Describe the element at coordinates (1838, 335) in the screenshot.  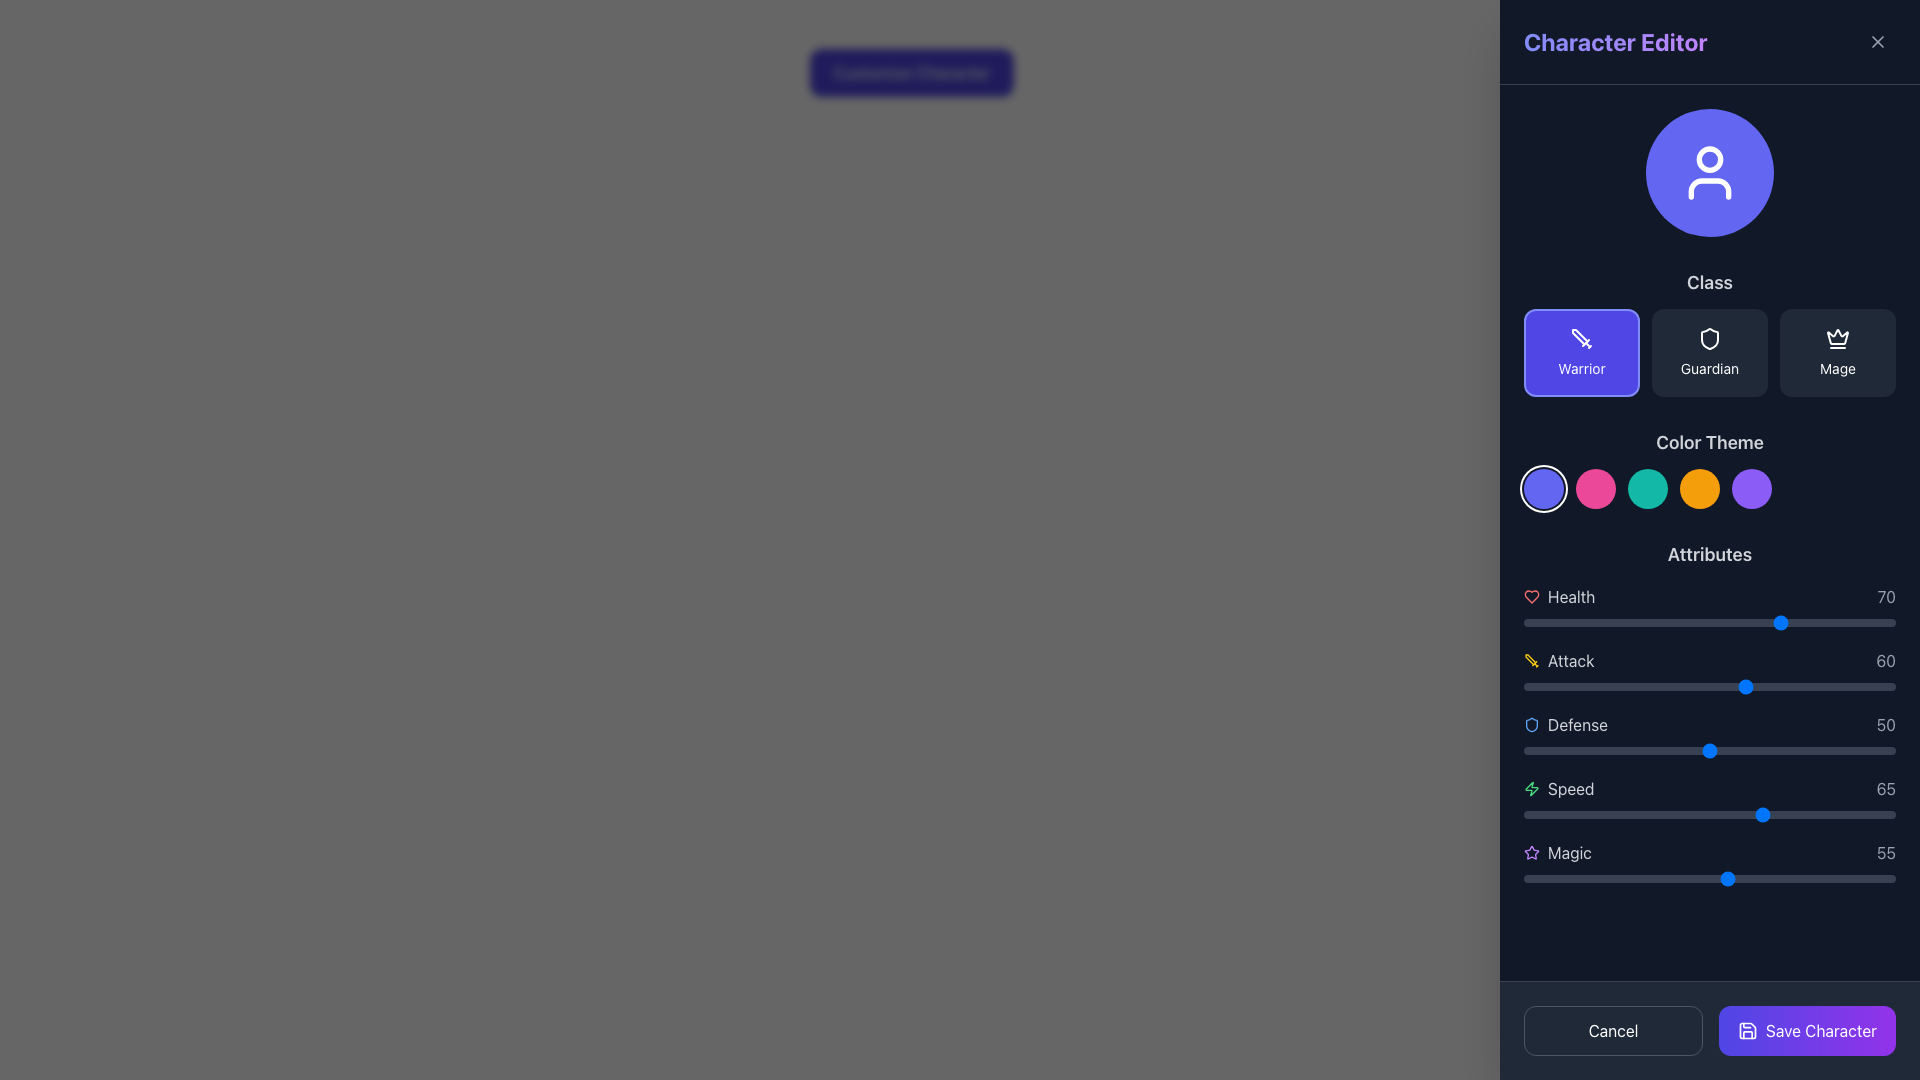
I see `the crown icon representing the 'Mage' class in the character editor interface` at that location.